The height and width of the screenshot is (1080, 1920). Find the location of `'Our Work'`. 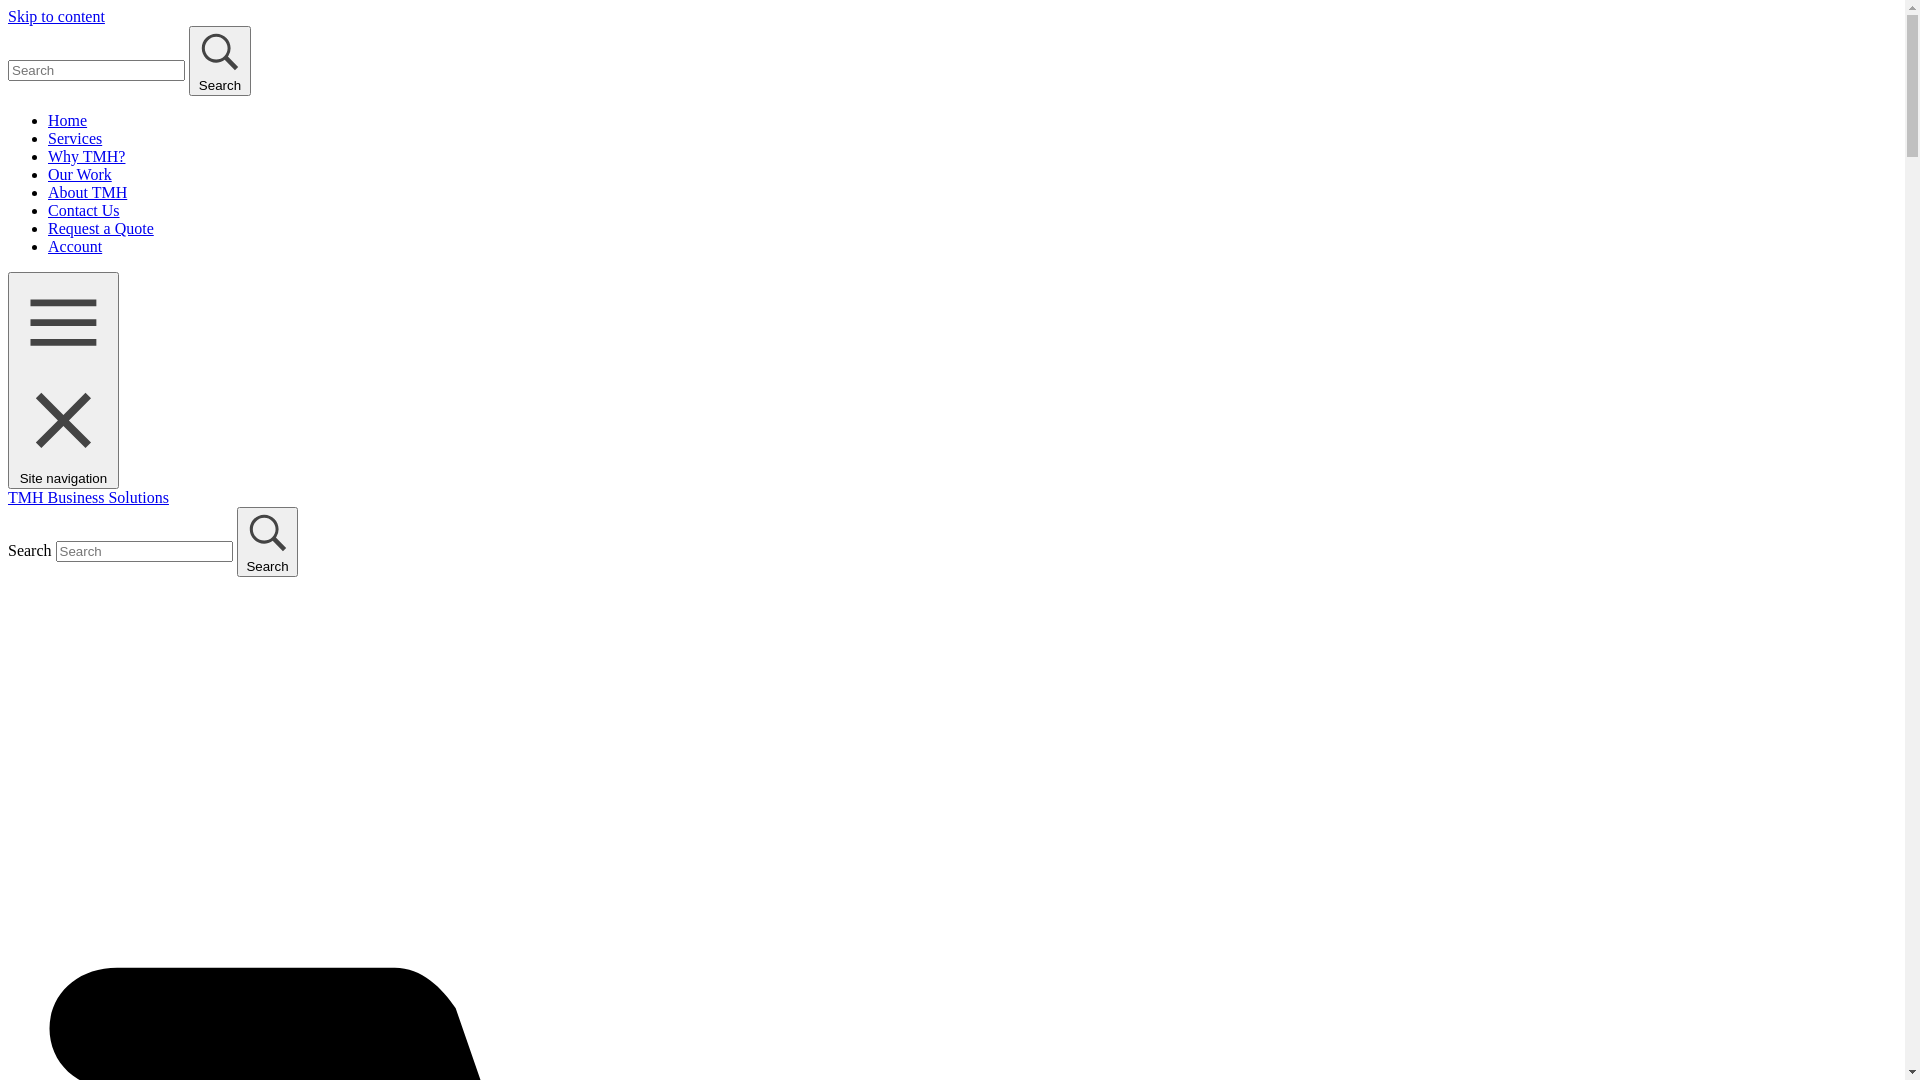

'Our Work' is located at coordinates (80, 173).